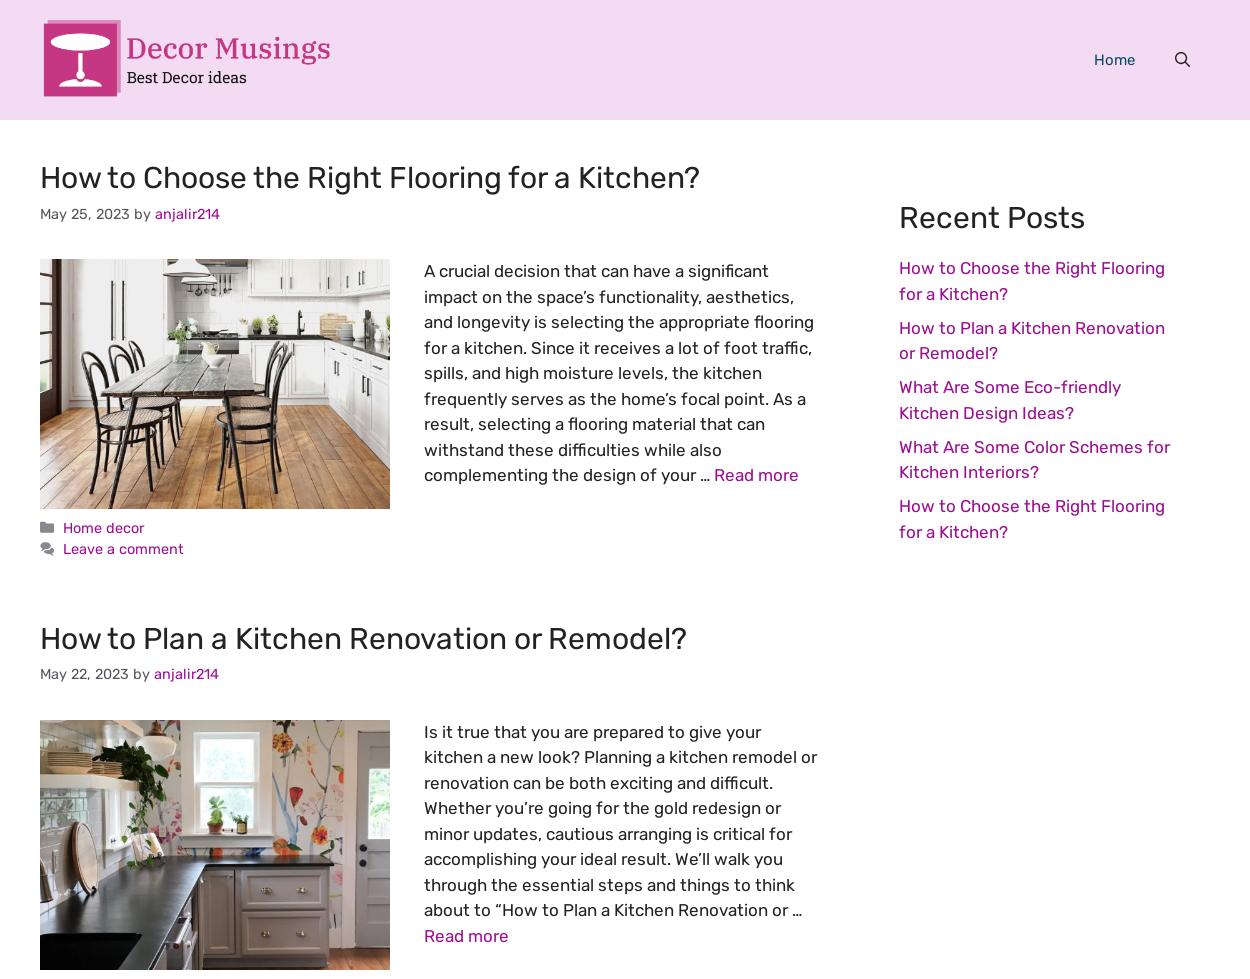  Describe the element at coordinates (424, 372) in the screenshot. I see `'A crucial decision that can have a significant impact on the space’s functionality, aesthetics, and longevity is selecting the appropriate flooring for a kitchen. Since it receives a lot of foot traffic, spills, and high moisture levels, the kitchen frequently serves as the home’s focal point. As a result, selecting a flooring material that can withstand these difficulties while also complementing the design of your …'` at that location.